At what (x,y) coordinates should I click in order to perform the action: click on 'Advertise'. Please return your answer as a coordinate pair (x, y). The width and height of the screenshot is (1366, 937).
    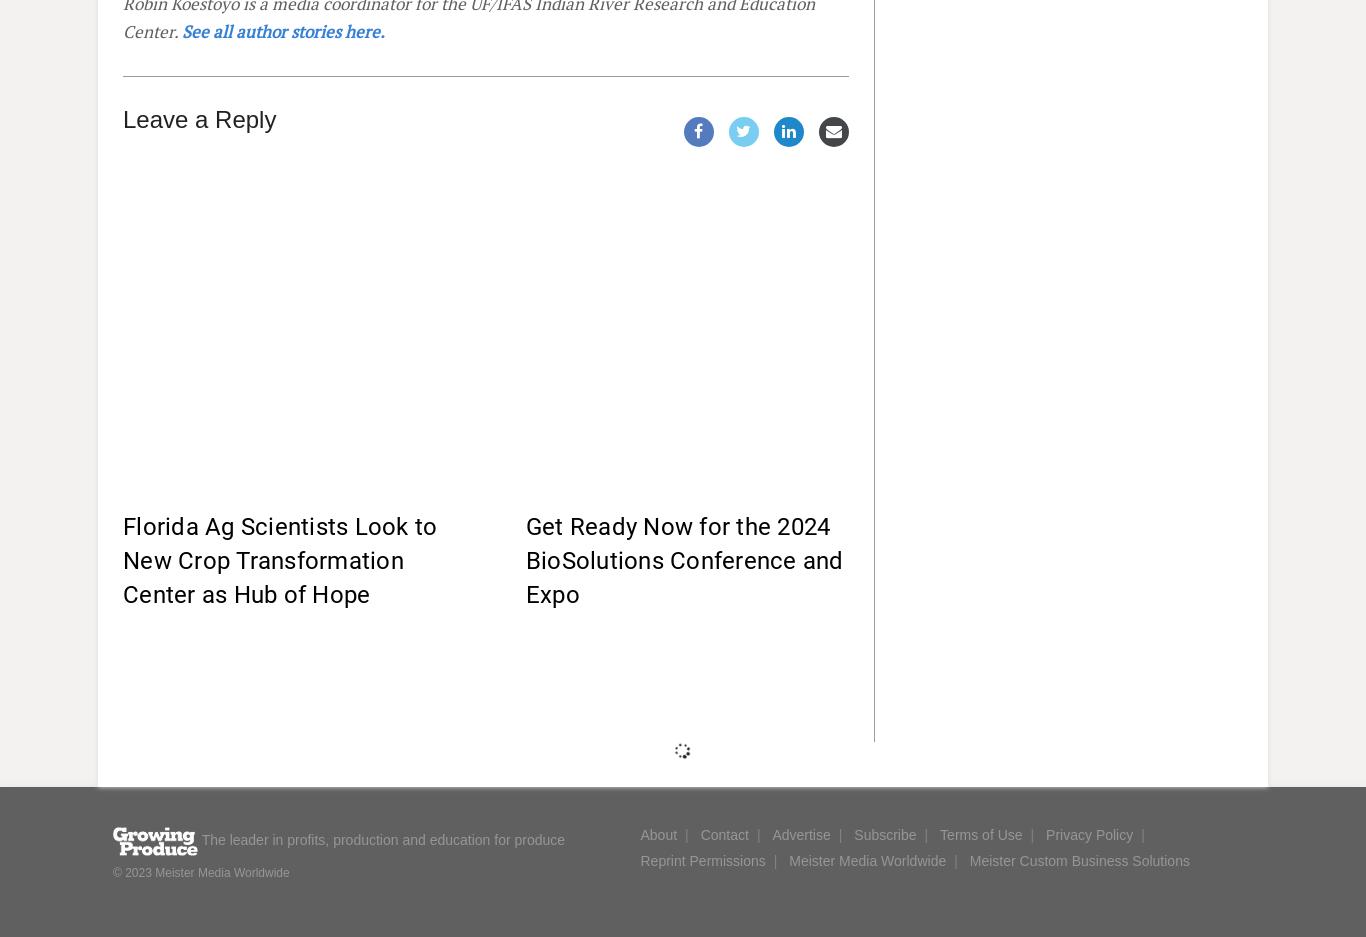
    Looking at the image, I should click on (800, 834).